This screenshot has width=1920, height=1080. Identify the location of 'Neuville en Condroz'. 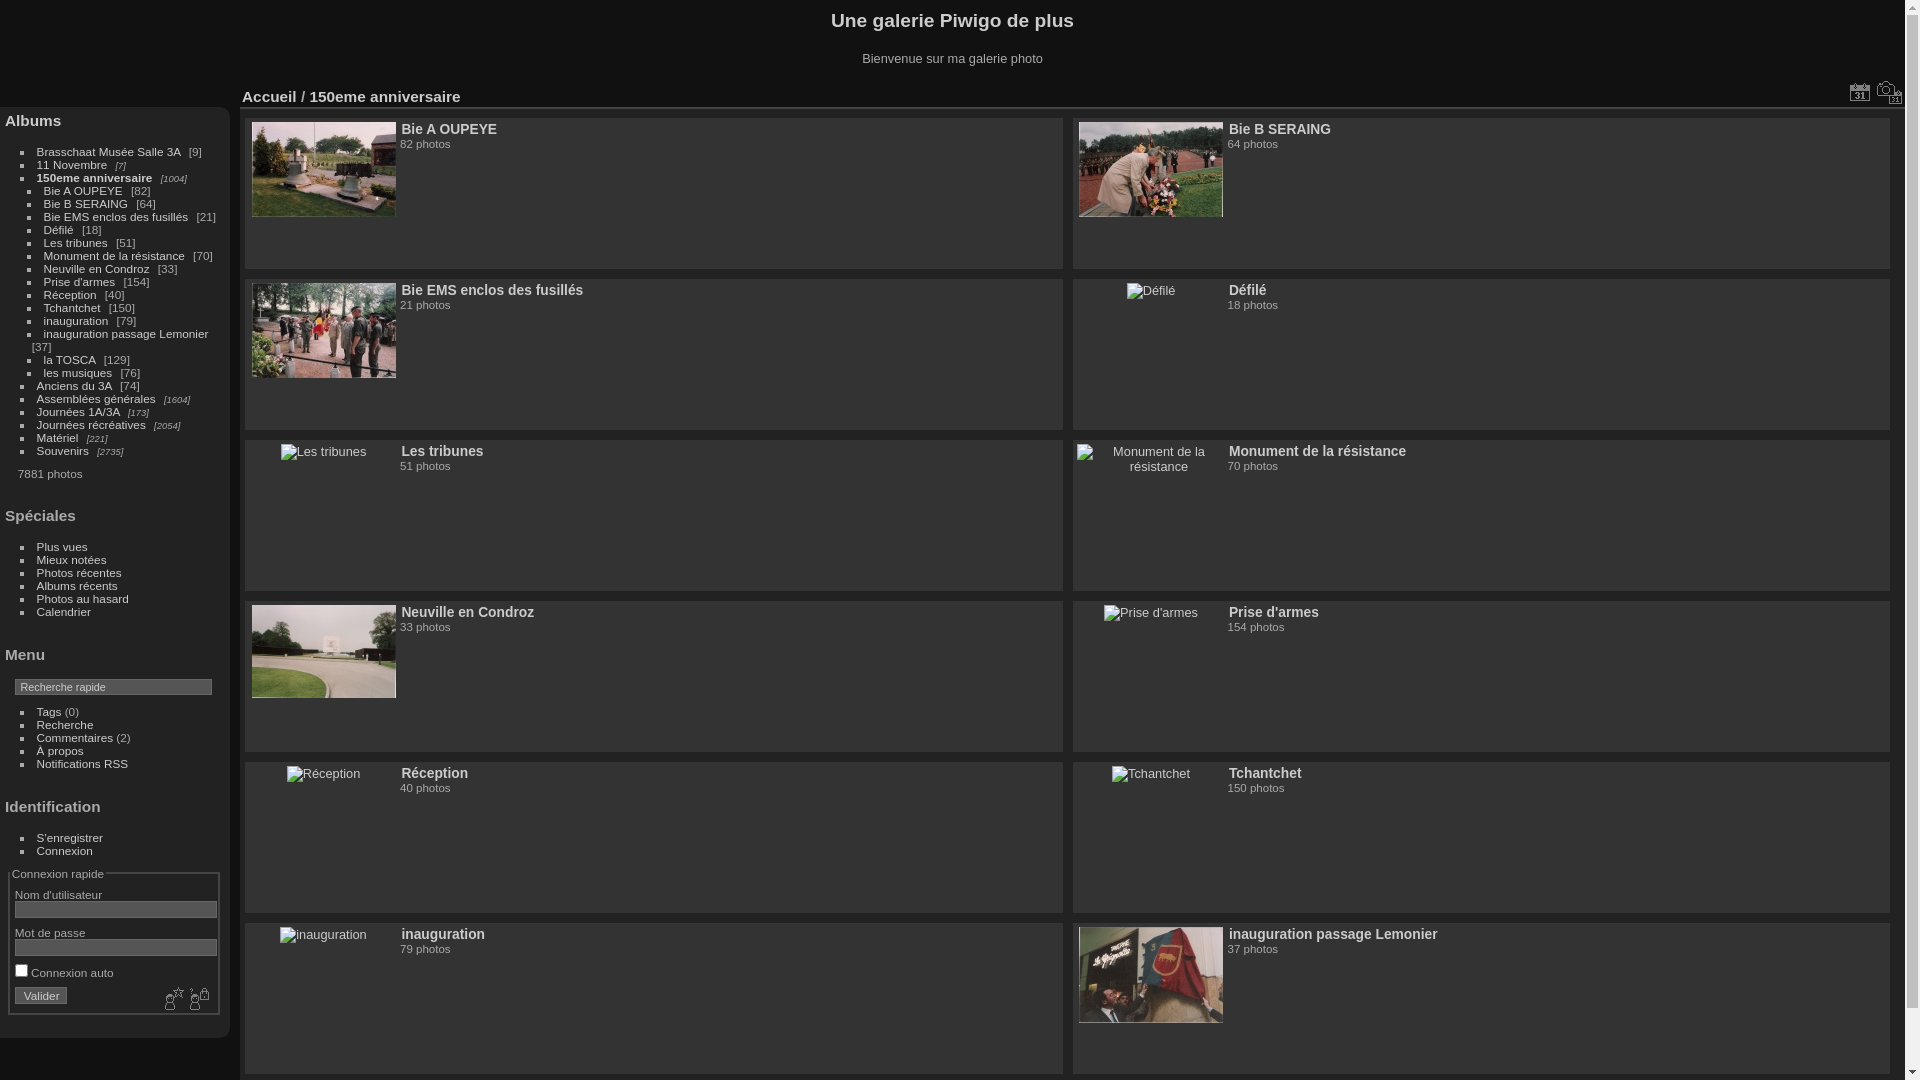
(43, 267).